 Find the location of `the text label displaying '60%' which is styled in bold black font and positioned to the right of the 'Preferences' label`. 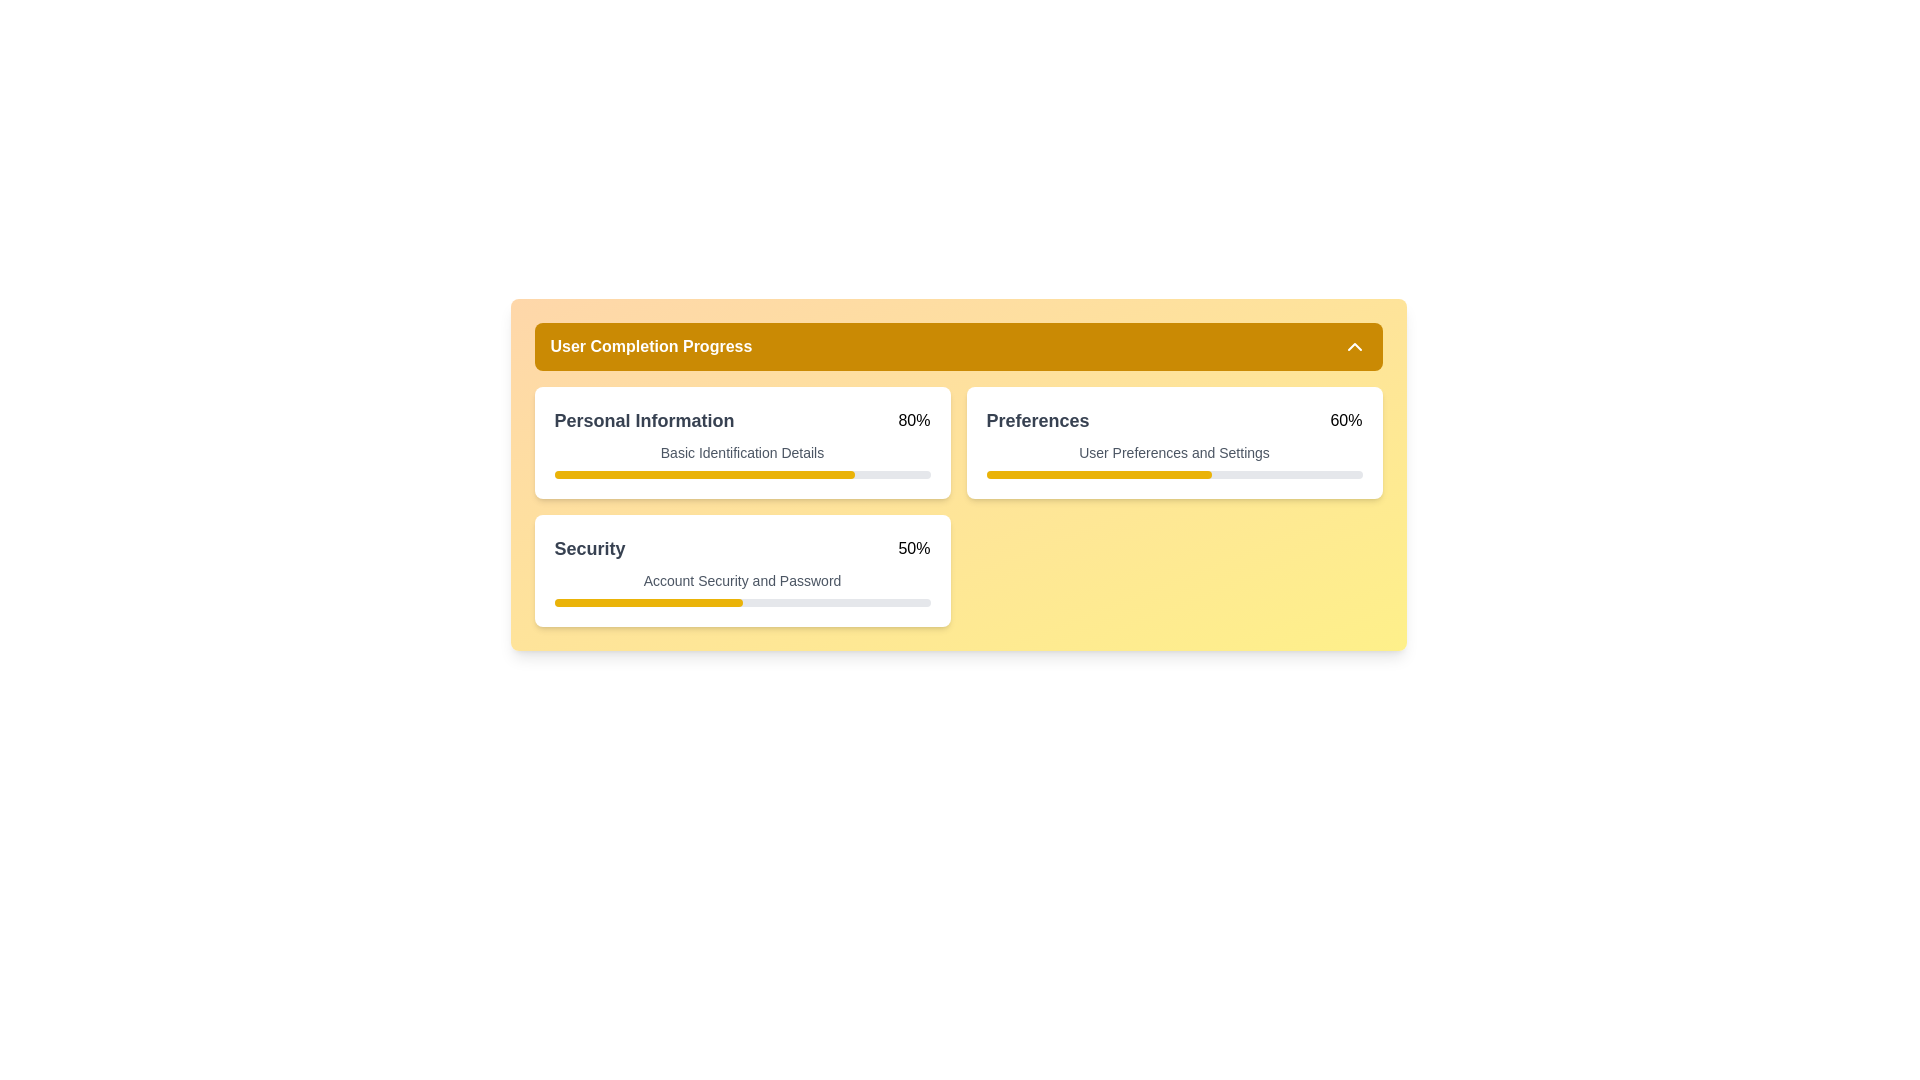

the text label displaying '60%' which is styled in bold black font and positioned to the right of the 'Preferences' label is located at coordinates (1346, 419).